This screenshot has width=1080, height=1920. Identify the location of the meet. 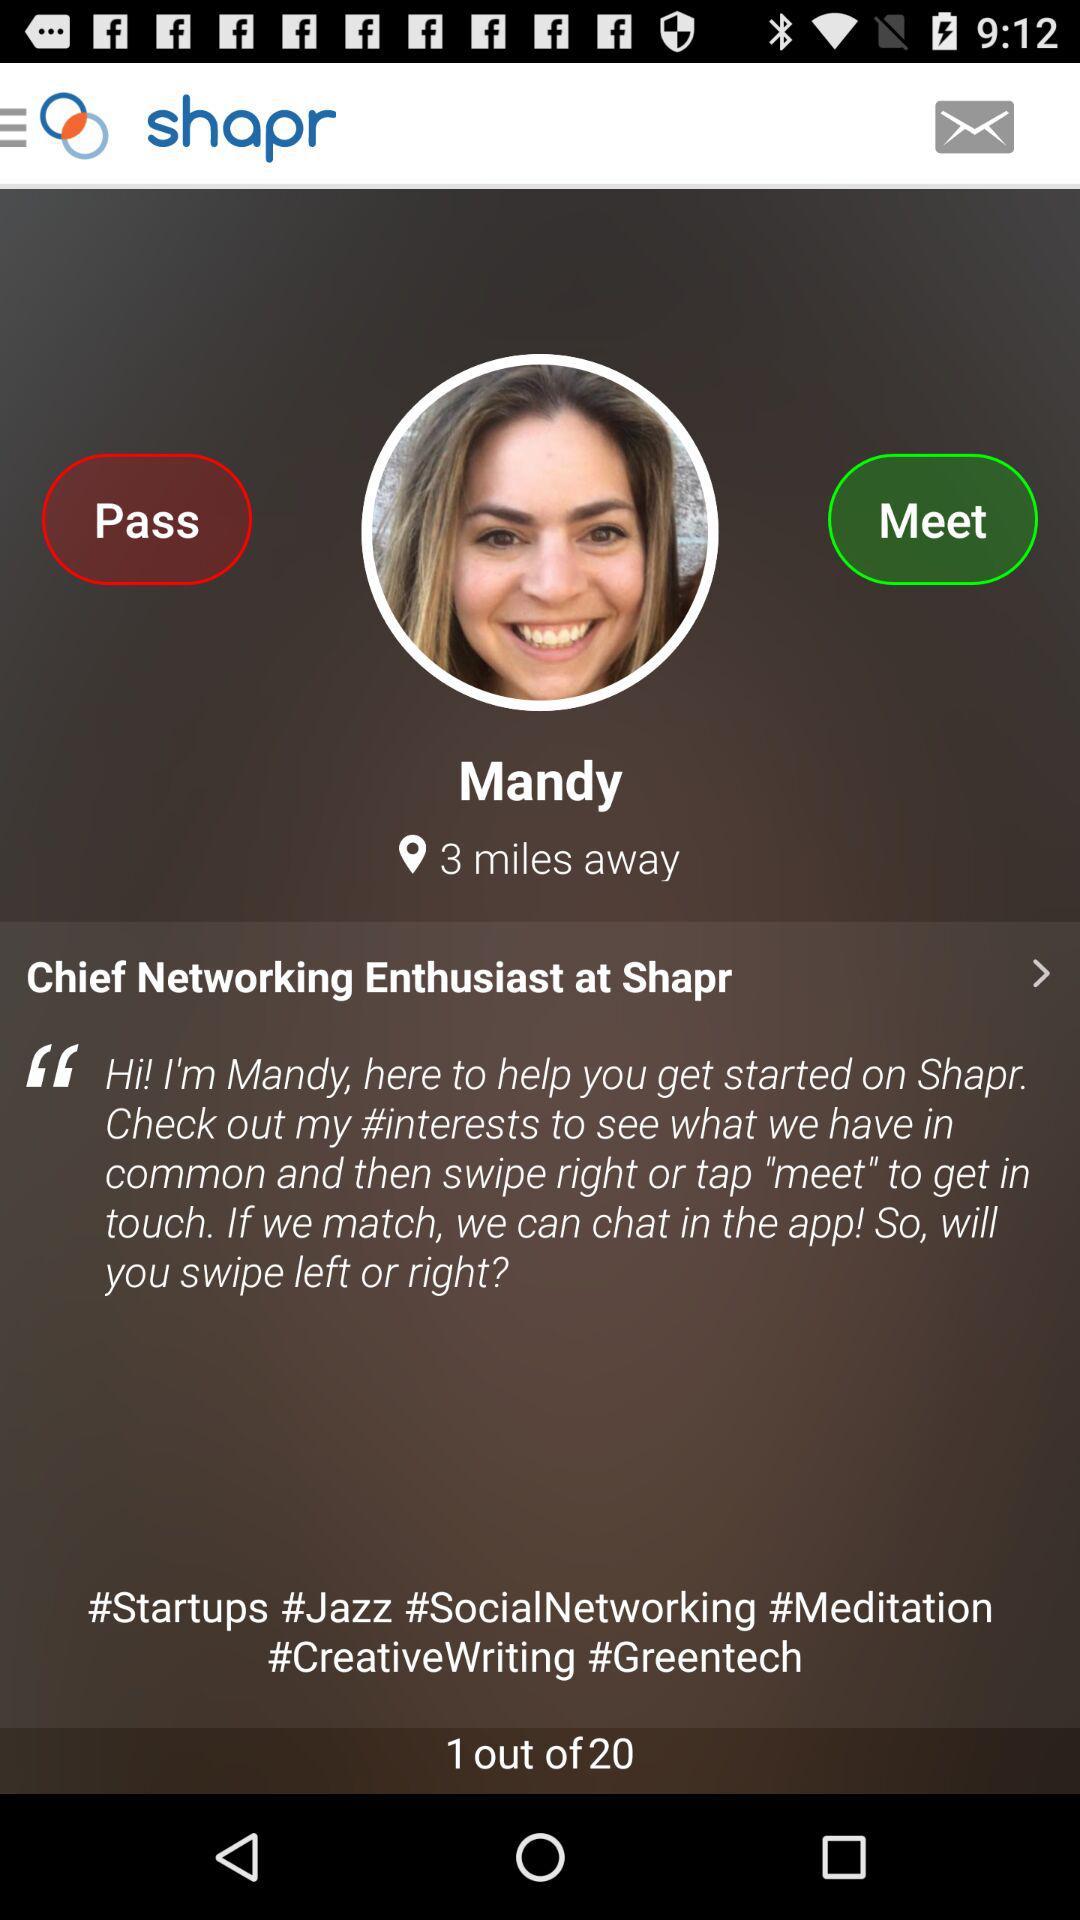
(932, 518).